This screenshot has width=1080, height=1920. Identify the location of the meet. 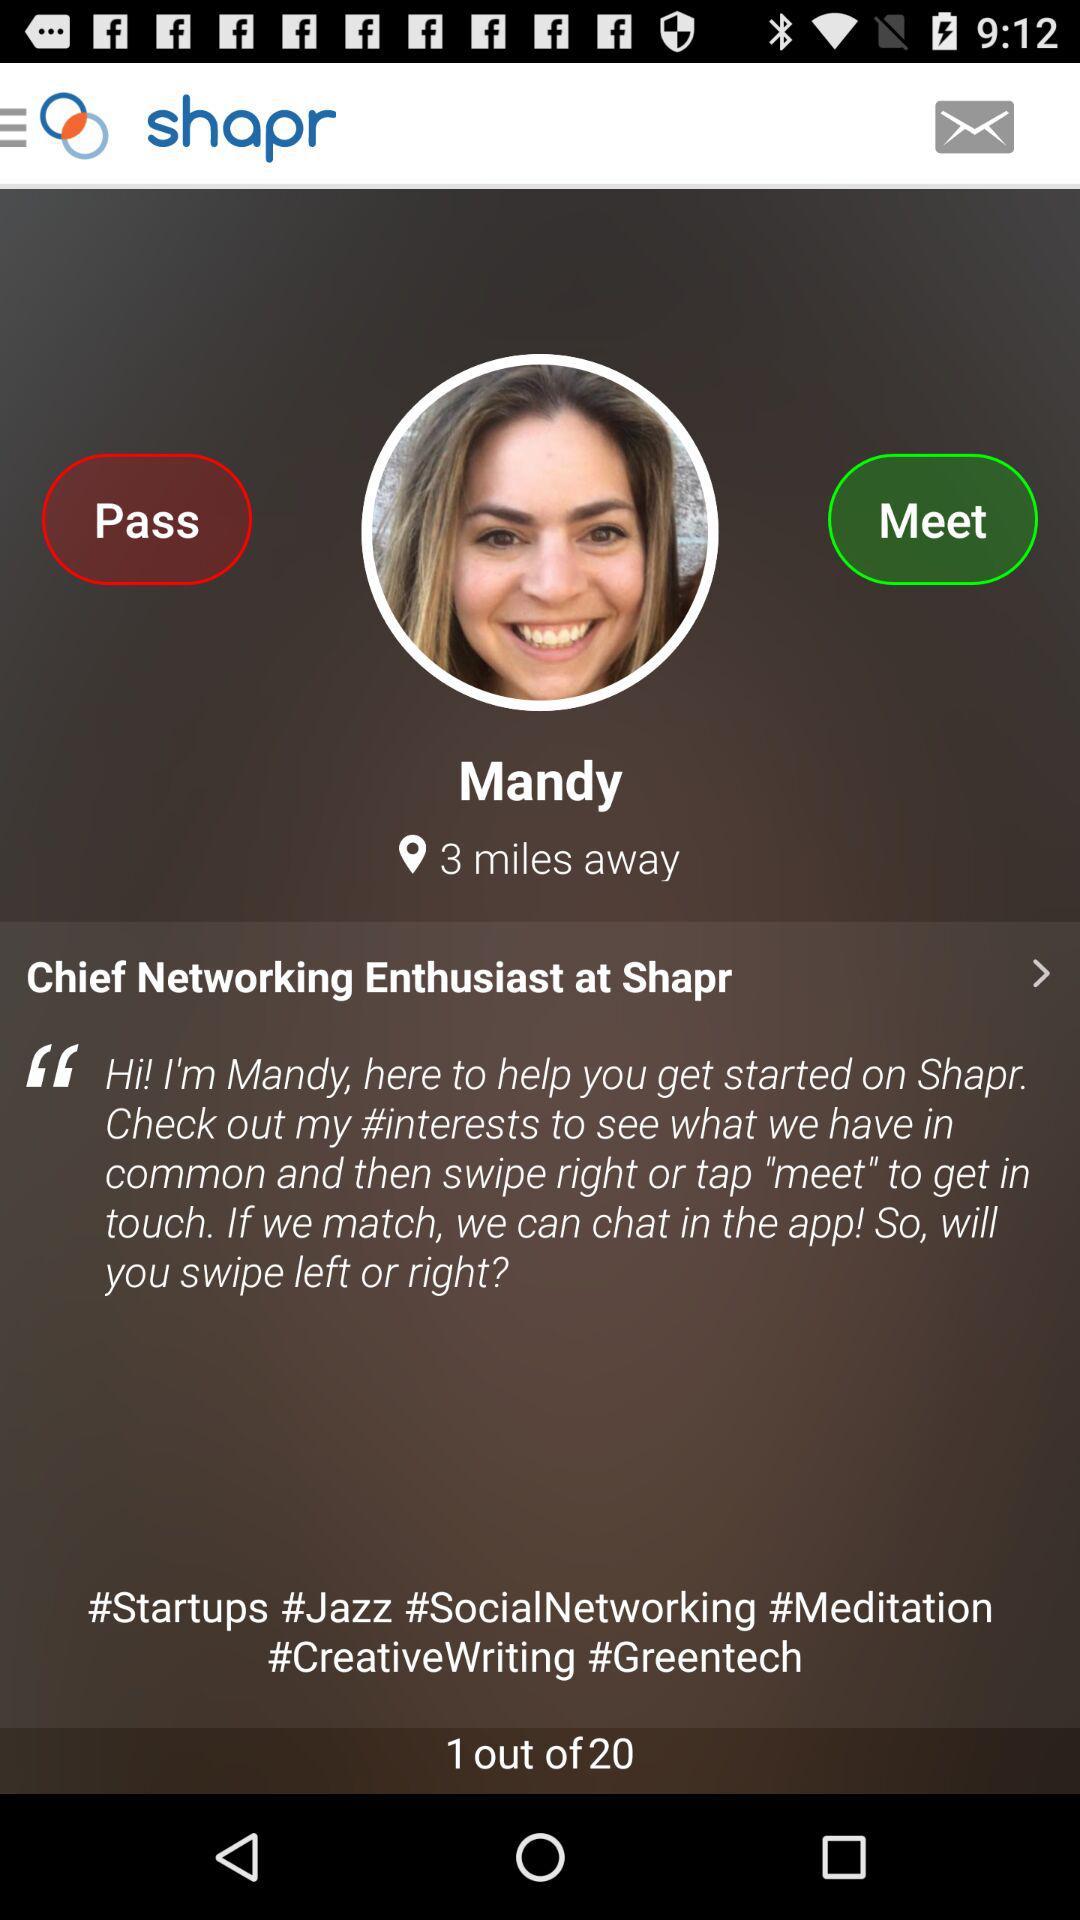
(932, 518).